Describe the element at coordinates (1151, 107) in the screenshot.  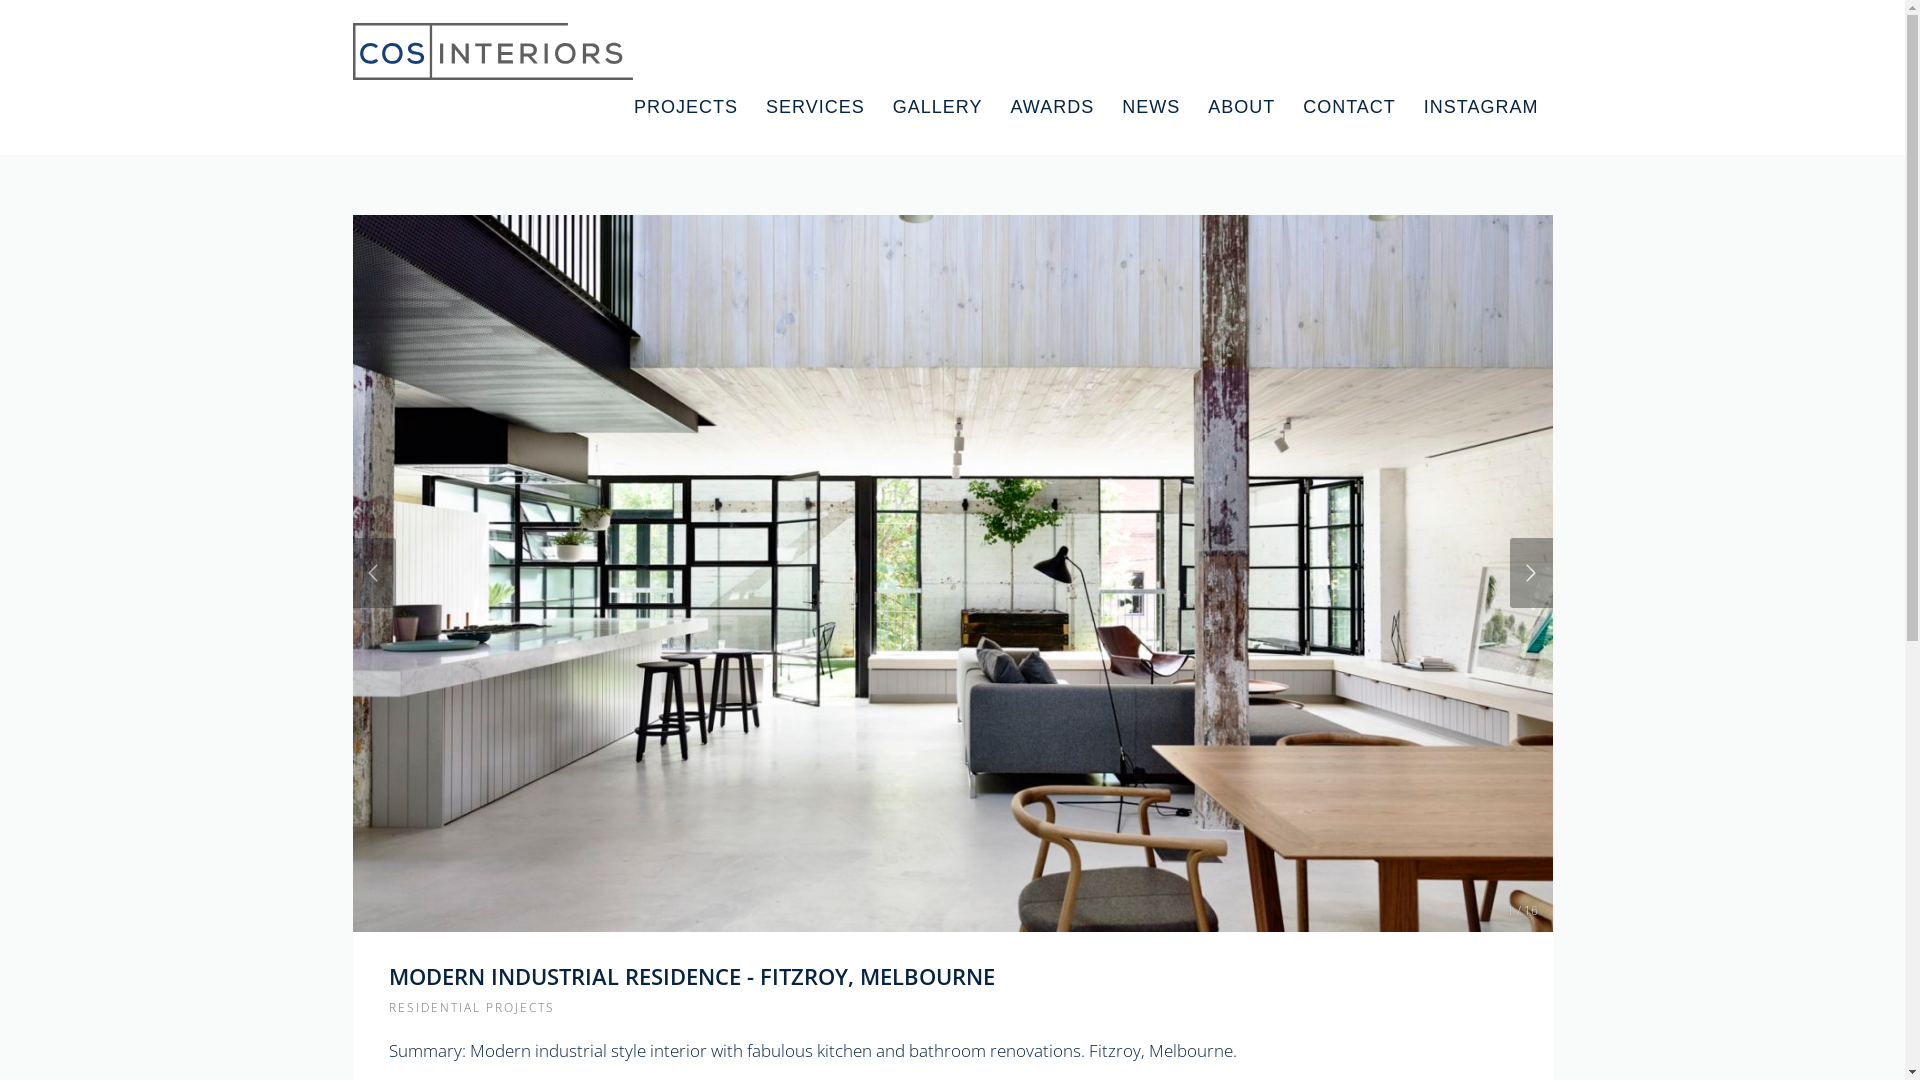
I see `'NEWS'` at that location.